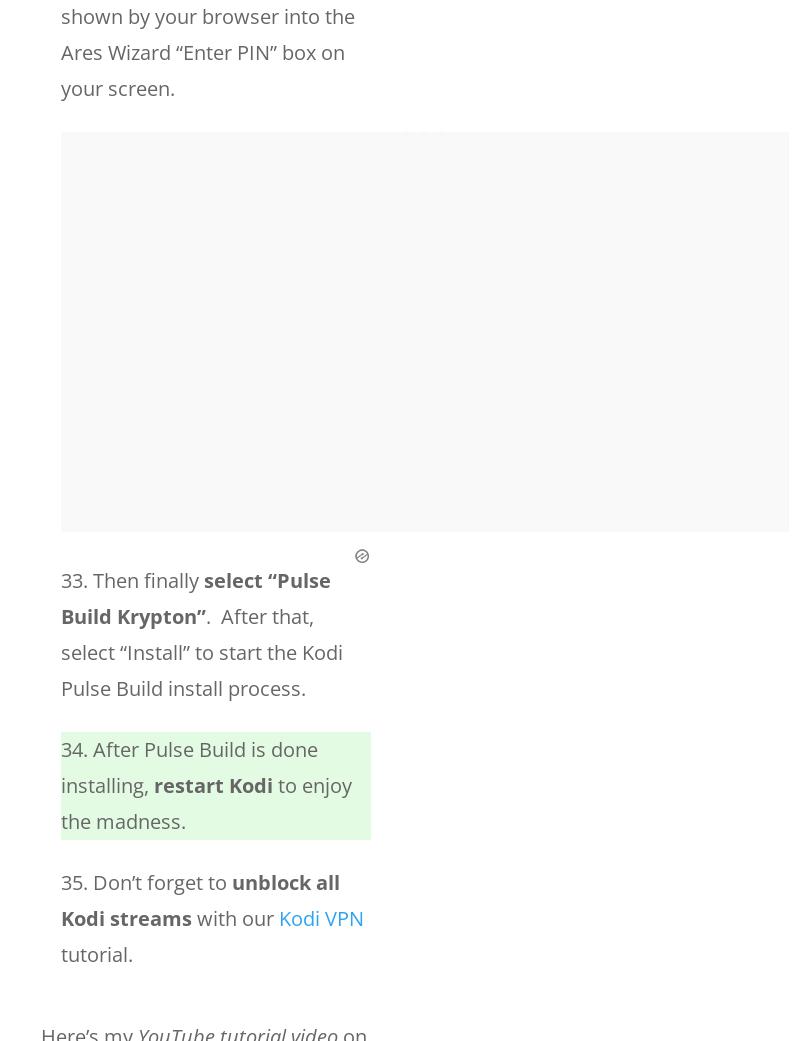 This screenshot has width=809, height=1041. Describe the element at coordinates (321, 917) in the screenshot. I see `'Kodi VPN'` at that location.